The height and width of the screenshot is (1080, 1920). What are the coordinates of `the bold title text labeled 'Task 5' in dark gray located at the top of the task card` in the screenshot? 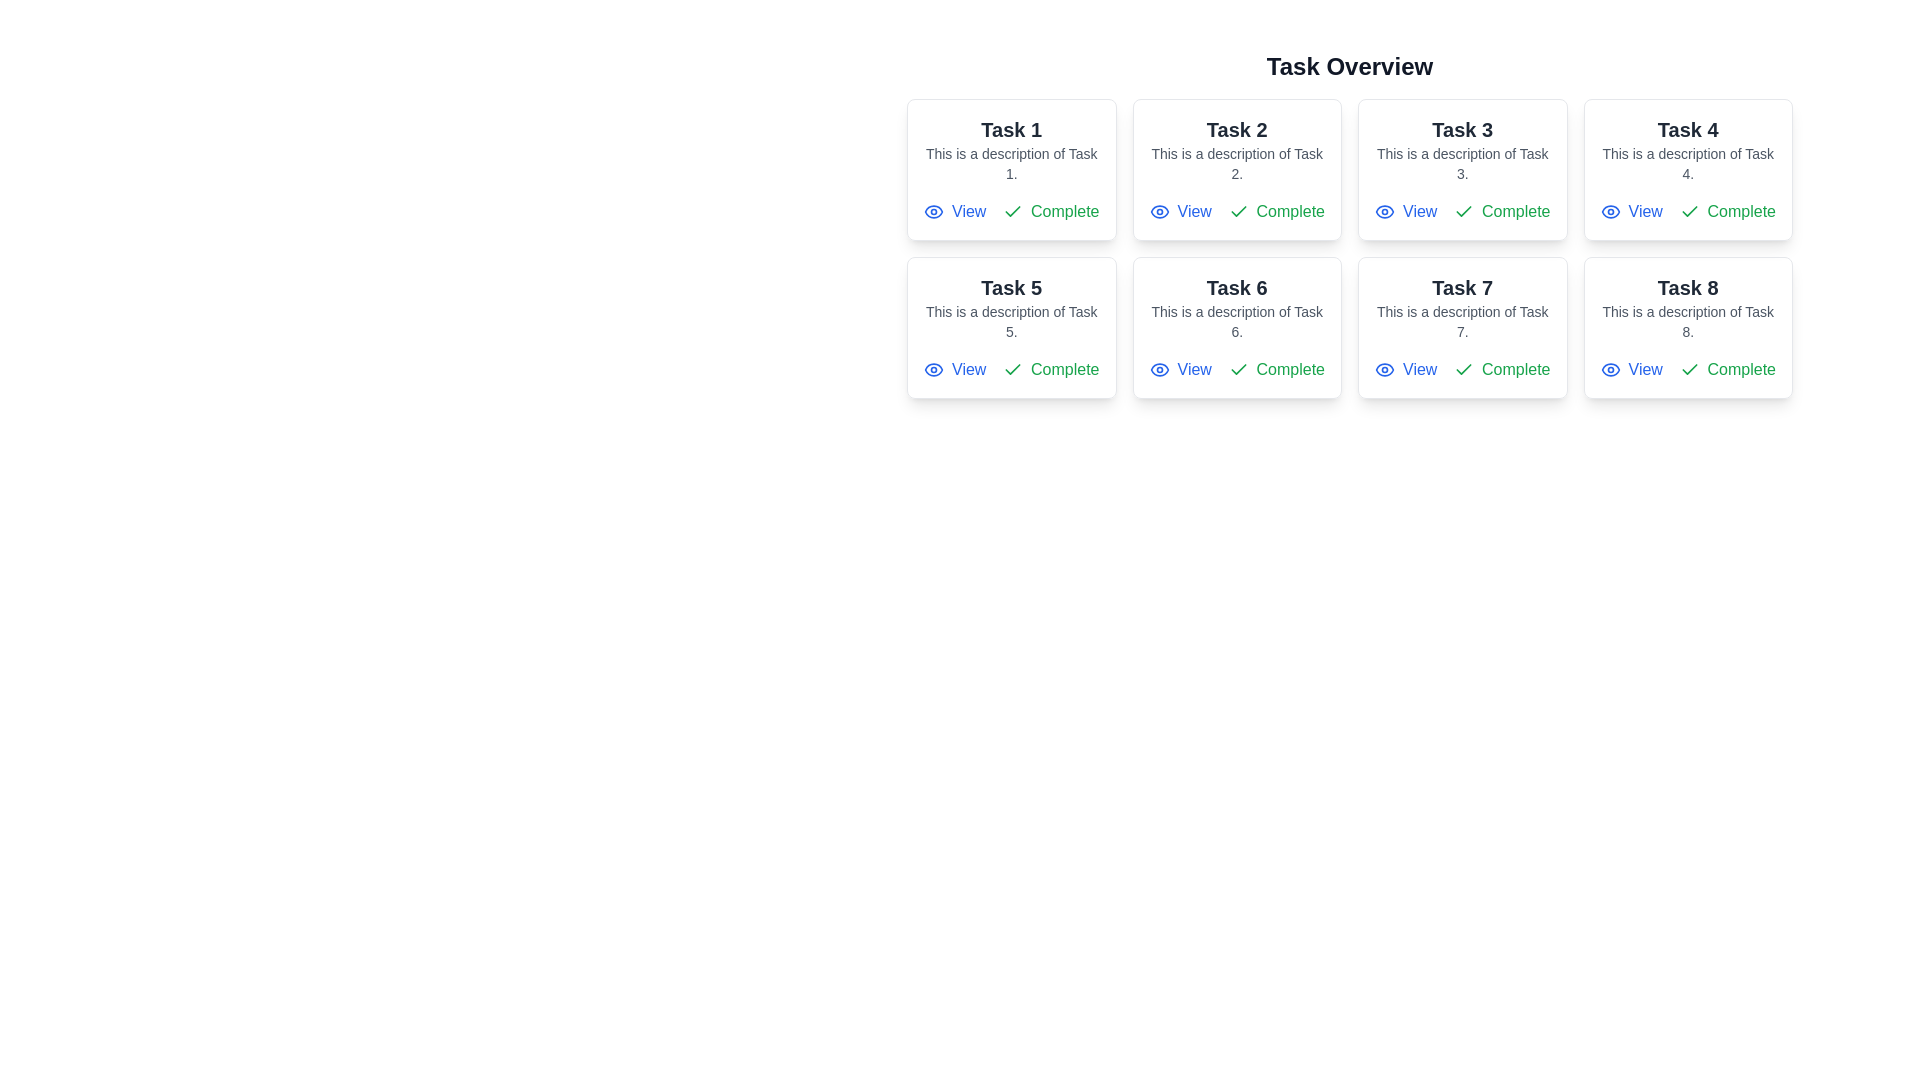 It's located at (1011, 288).